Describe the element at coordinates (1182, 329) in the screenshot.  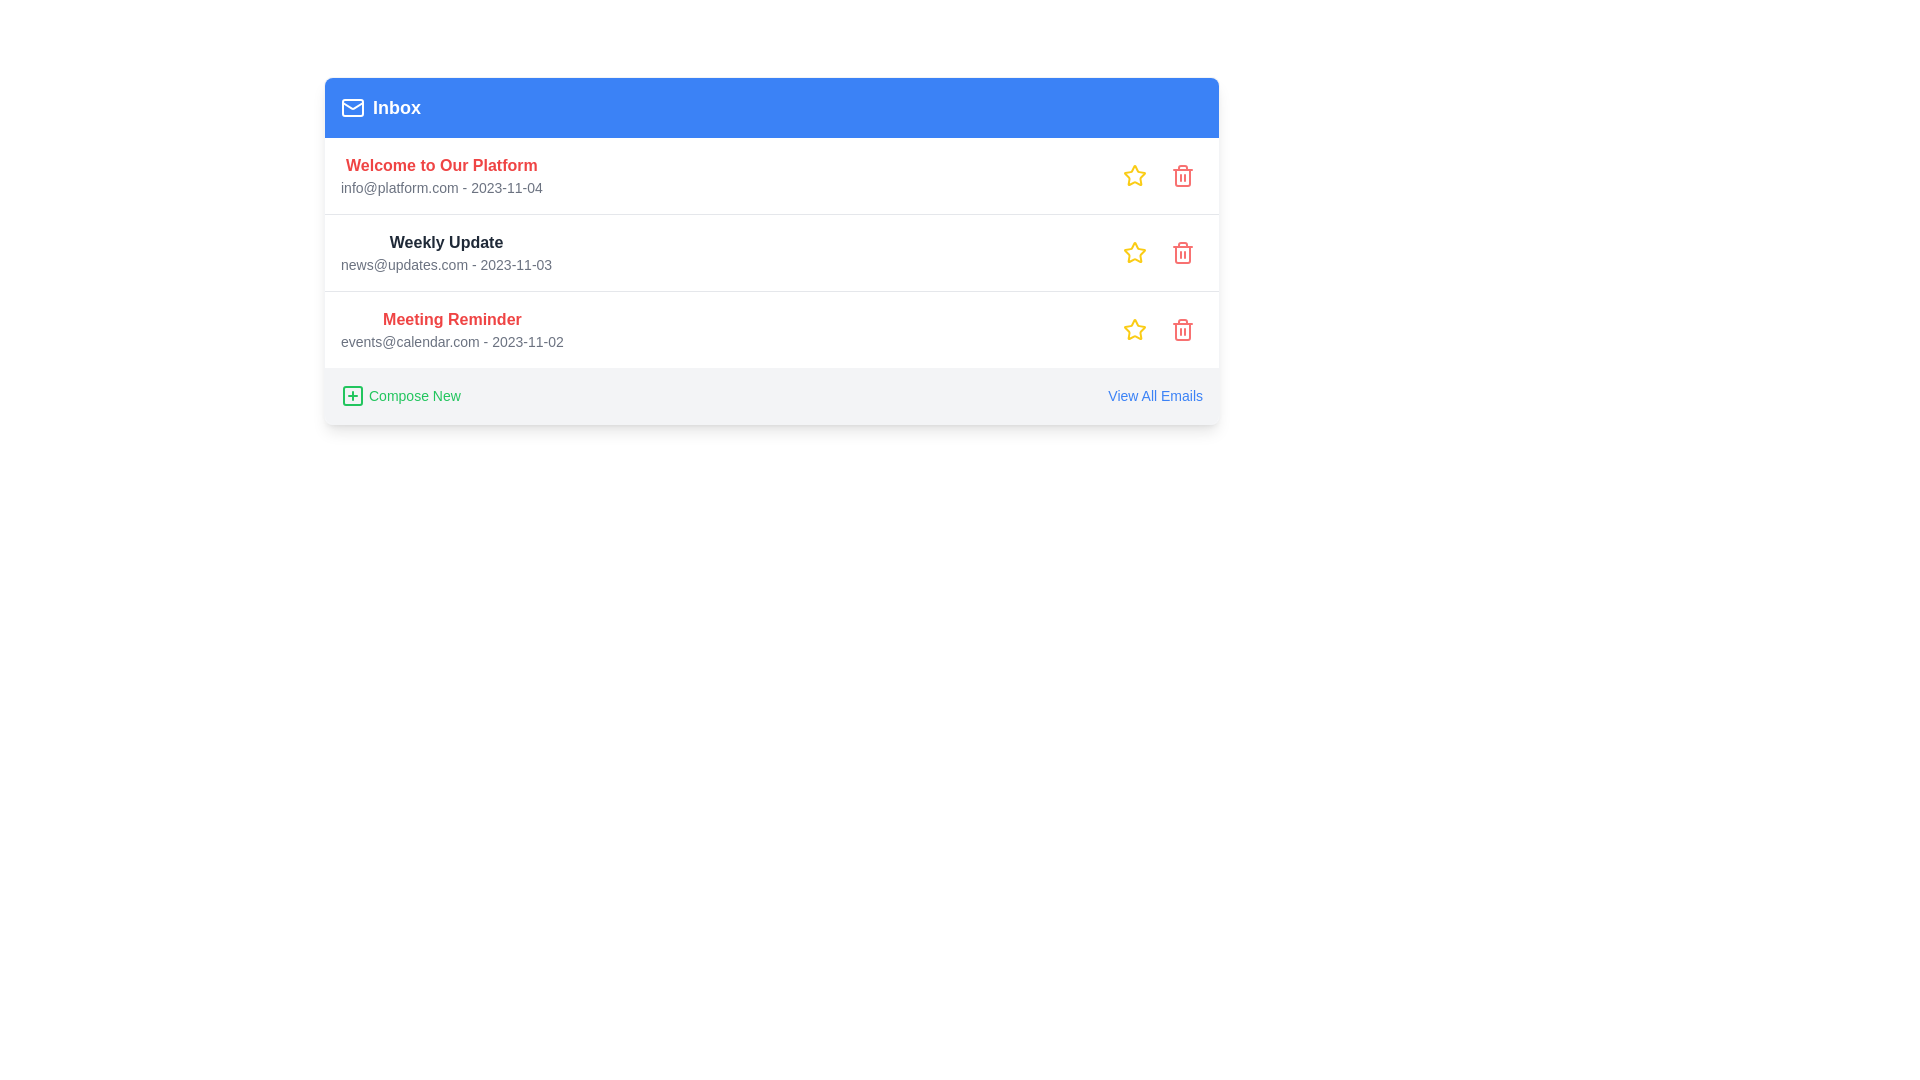
I see `the delete button for the 'Meeting Reminder' email entry, which is located to the right of a yellow star icon in the third row of the table layout` at that location.